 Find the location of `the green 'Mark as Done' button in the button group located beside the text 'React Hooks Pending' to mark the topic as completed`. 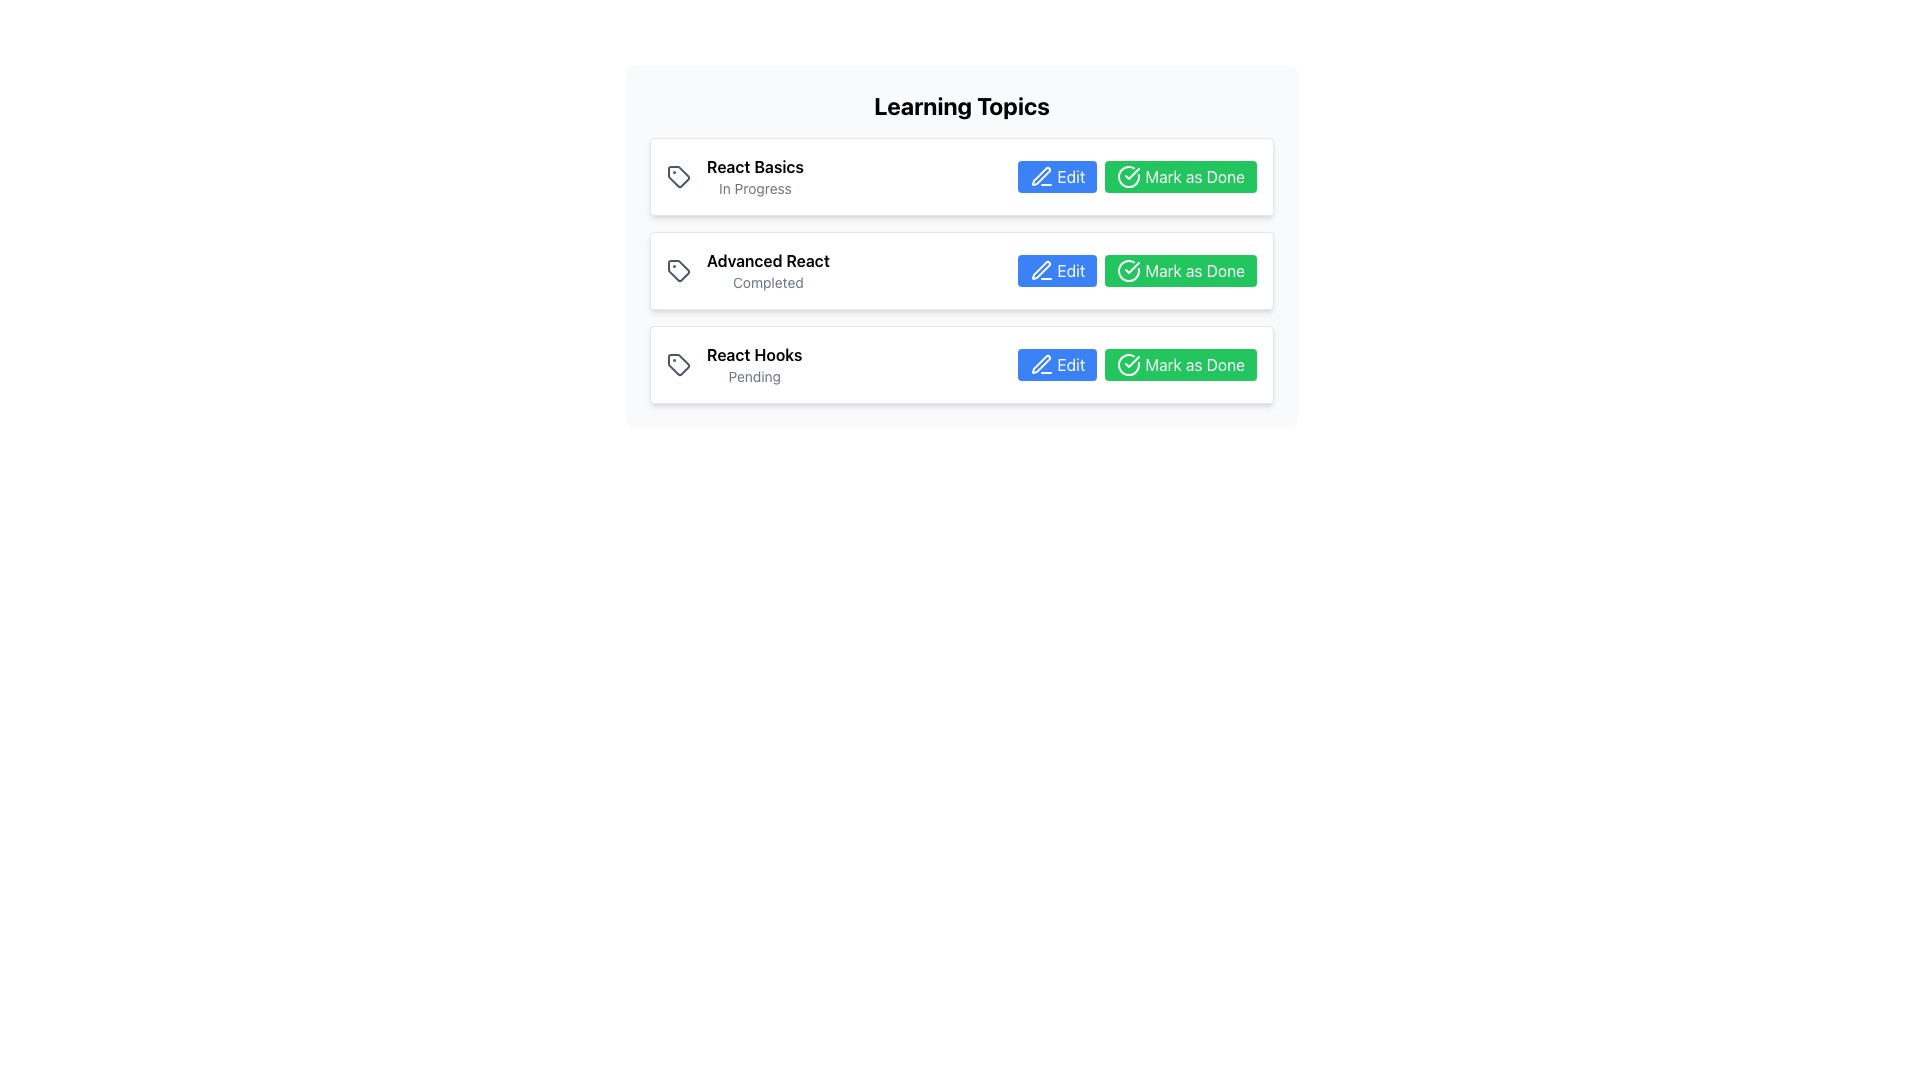

the green 'Mark as Done' button in the button group located beside the text 'React Hooks Pending' to mark the topic as completed is located at coordinates (1137, 365).